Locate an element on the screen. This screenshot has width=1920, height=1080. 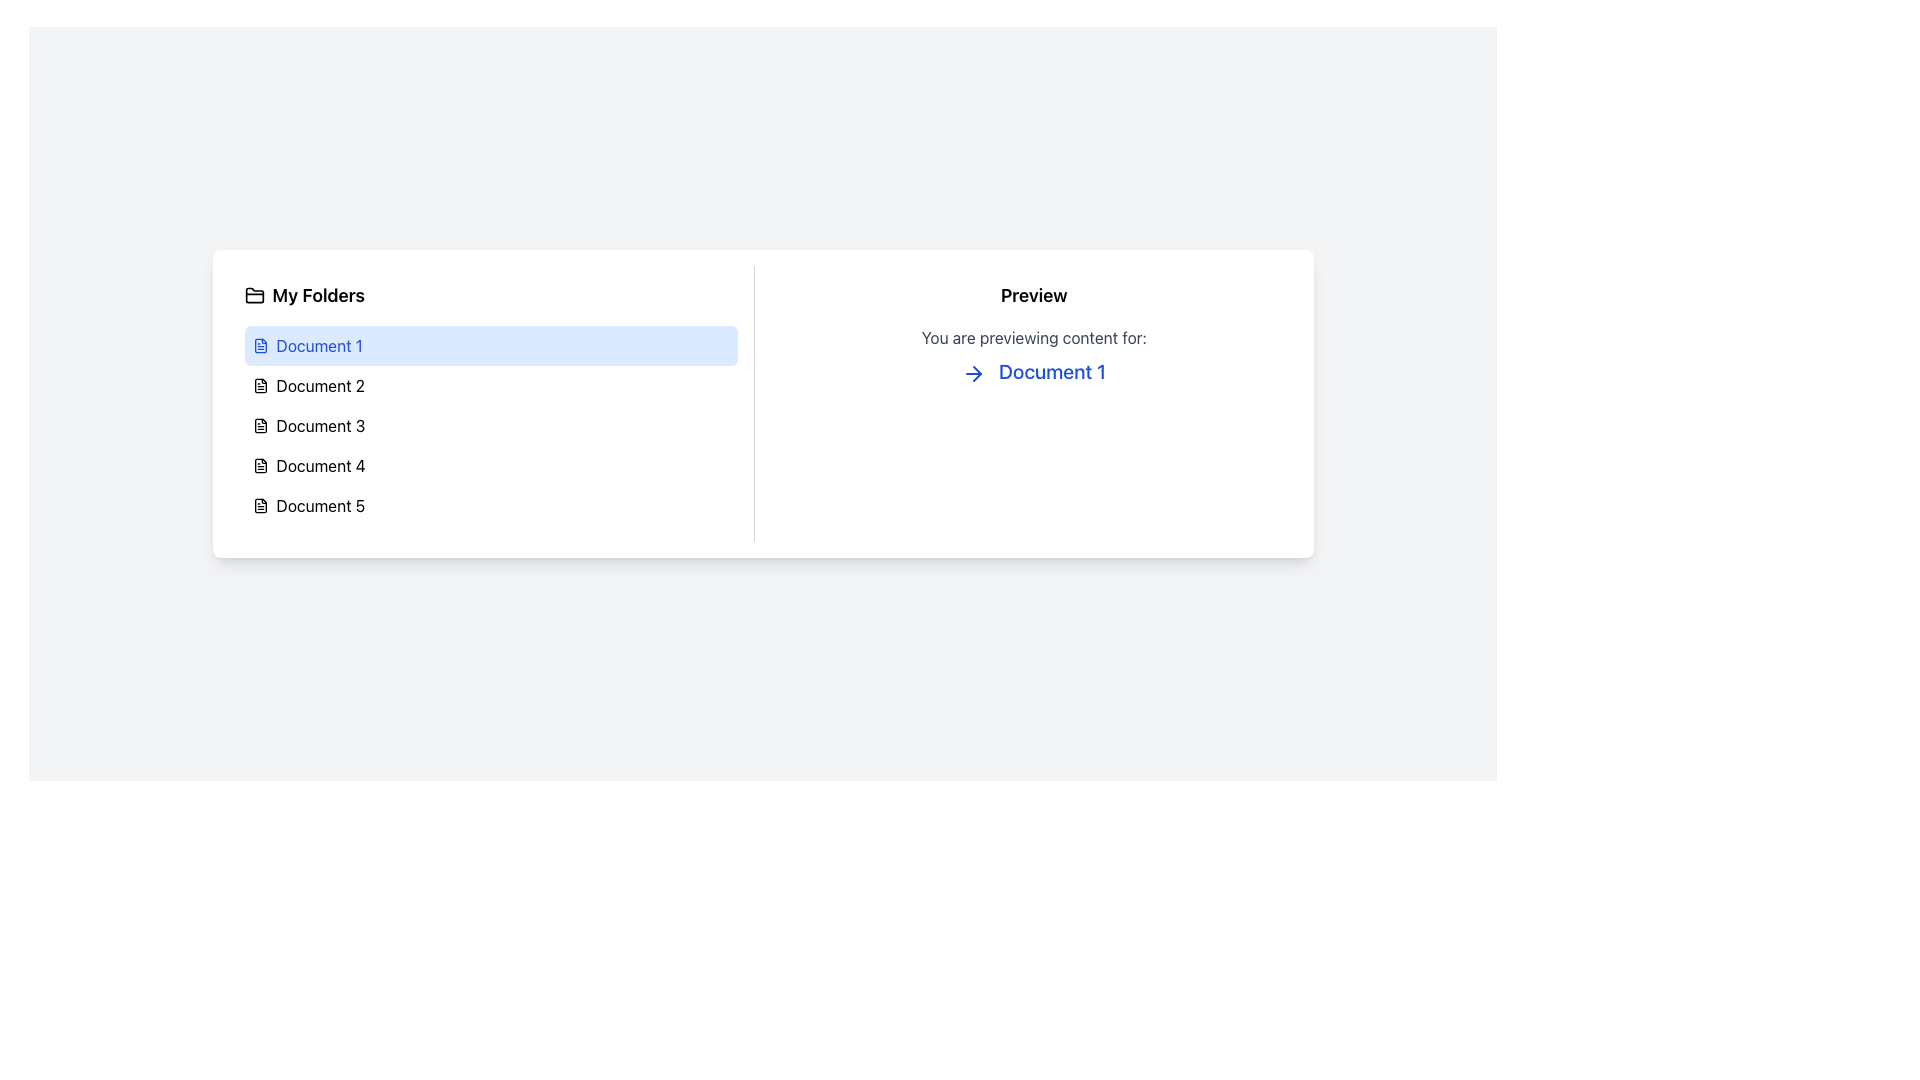
the 'My Folders' icon, which is located to the left of the text label 'My Folders' in the upper-left region of the interface is located at coordinates (253, 296).